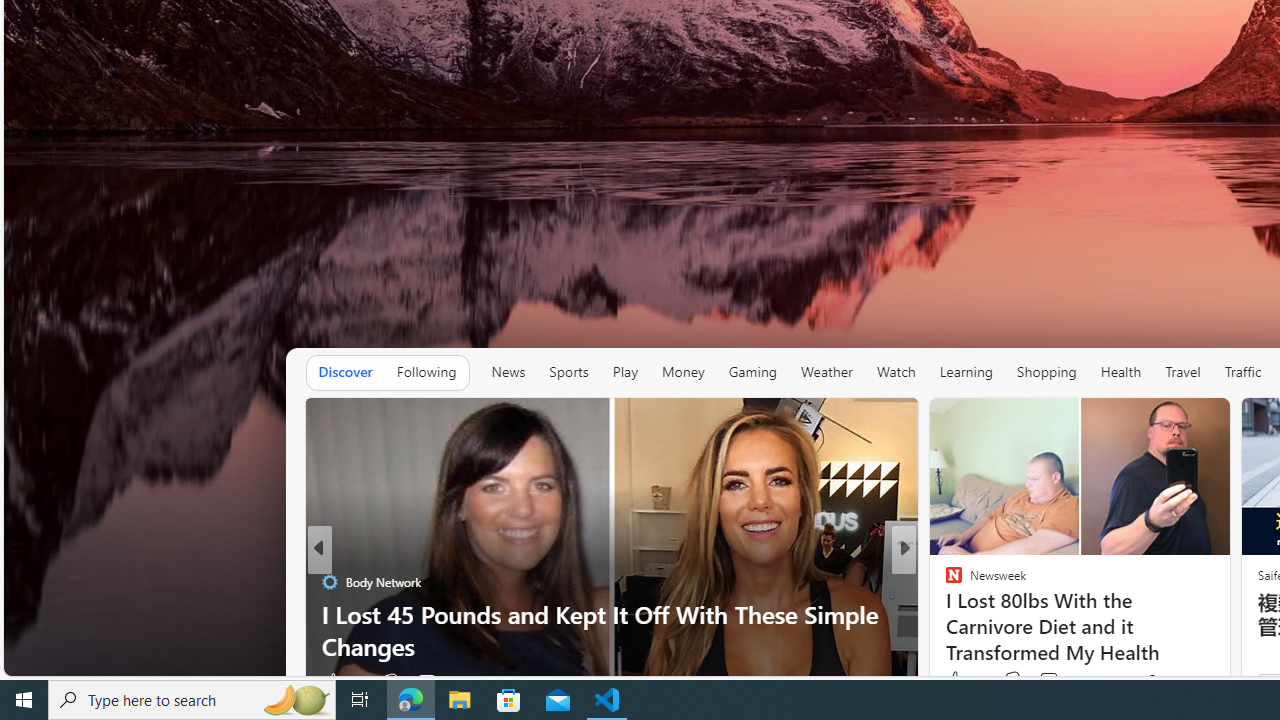 The height and width of the screenshot is (720, 1280). Describe the element at coordinates (1242, 371) in the screenshot. I see `'Traffic'` at that location.